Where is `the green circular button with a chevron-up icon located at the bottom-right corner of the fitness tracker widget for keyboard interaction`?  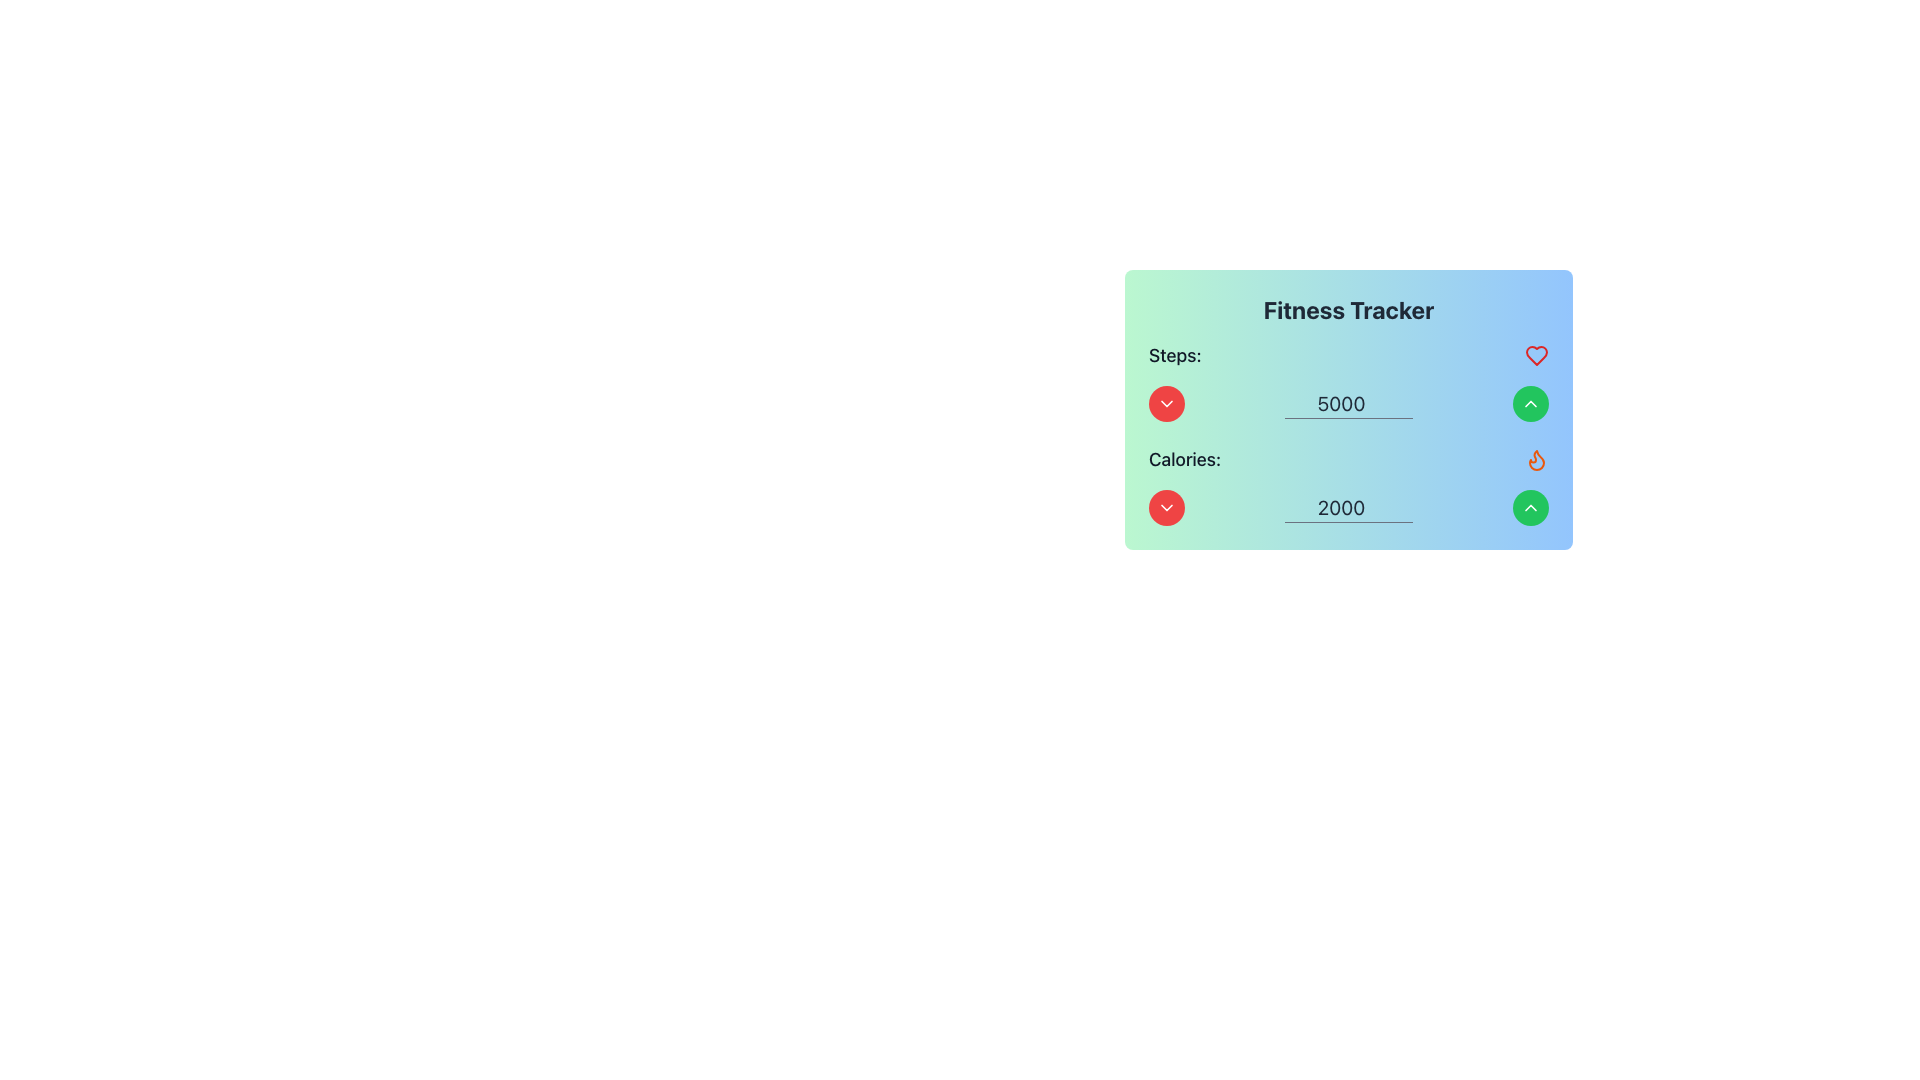
the green circular button with a chevron-up icon located at the bottom-right corner of the fitness tracker widget for keyboard interaction is located at coordinates (1530, 404).